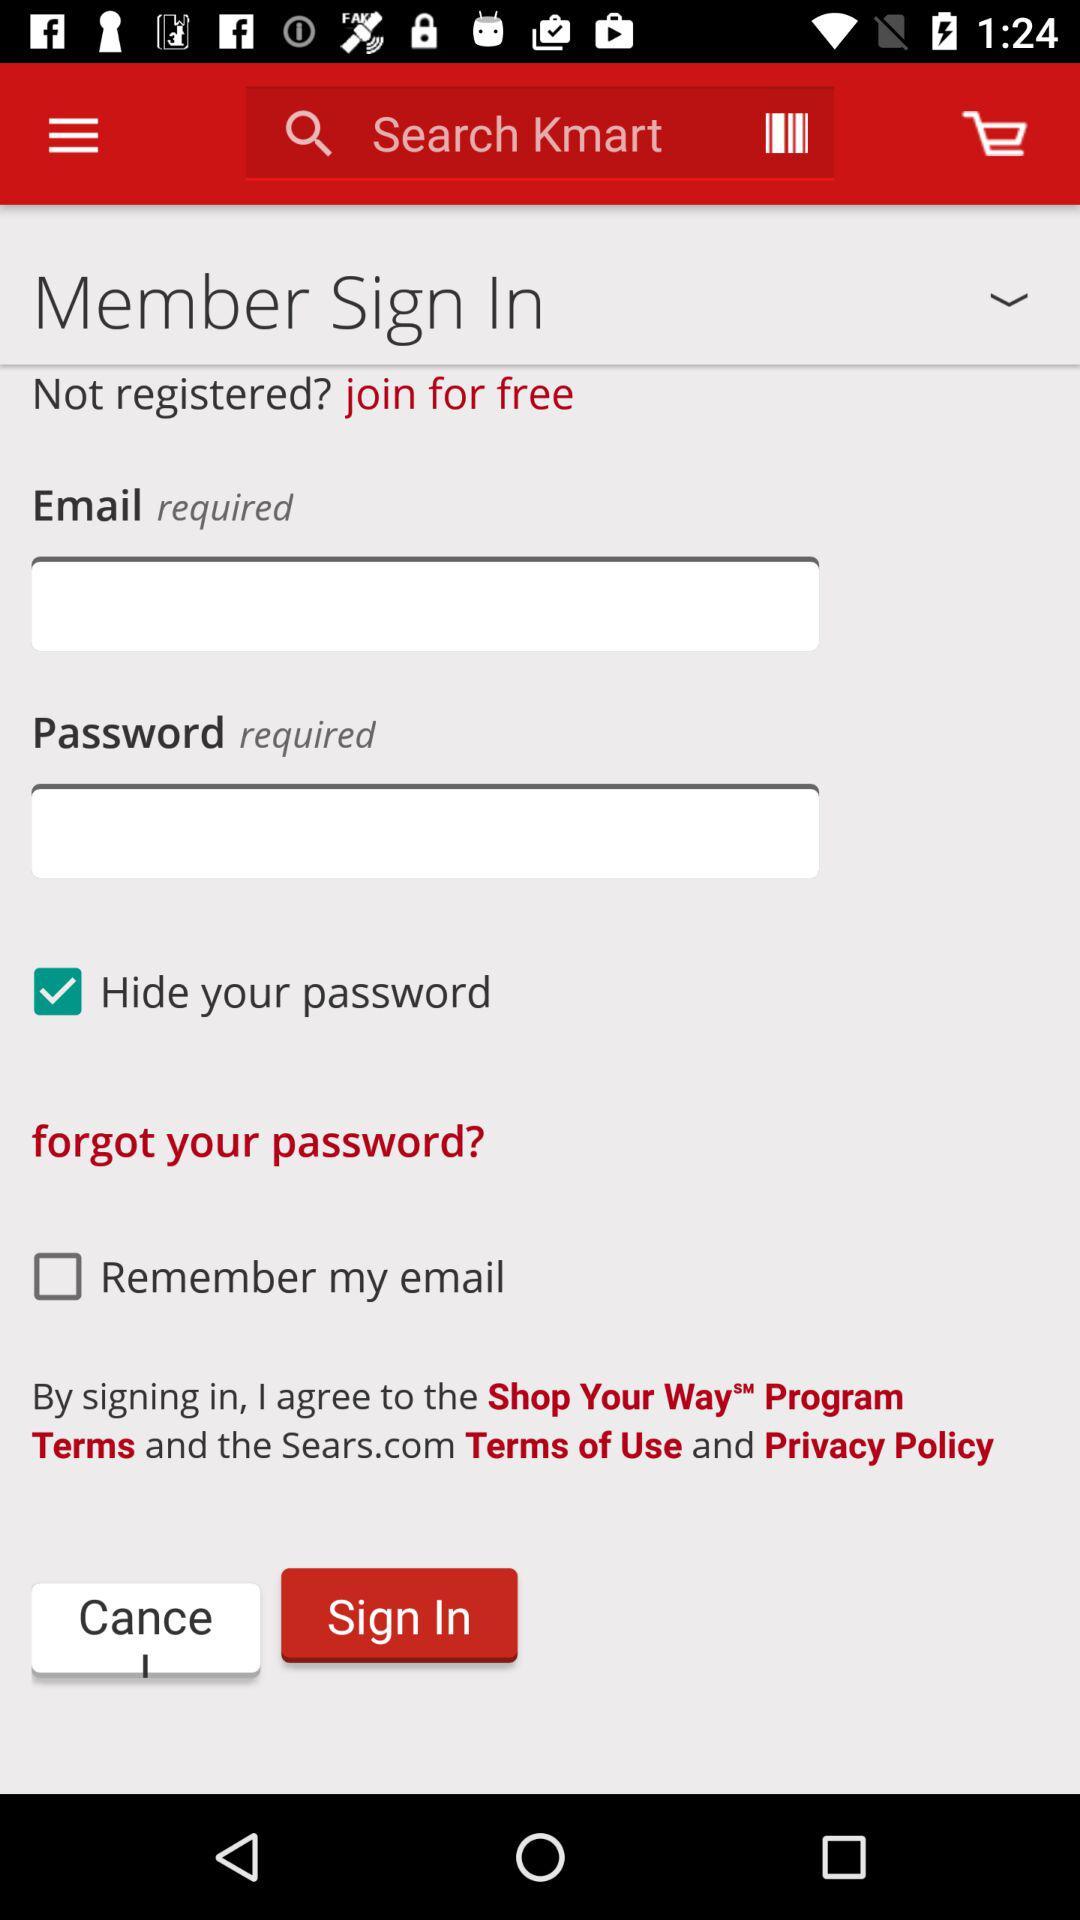 This screenshot has height=1920, width=1080. I want to click on search for item, so click(785, 132).